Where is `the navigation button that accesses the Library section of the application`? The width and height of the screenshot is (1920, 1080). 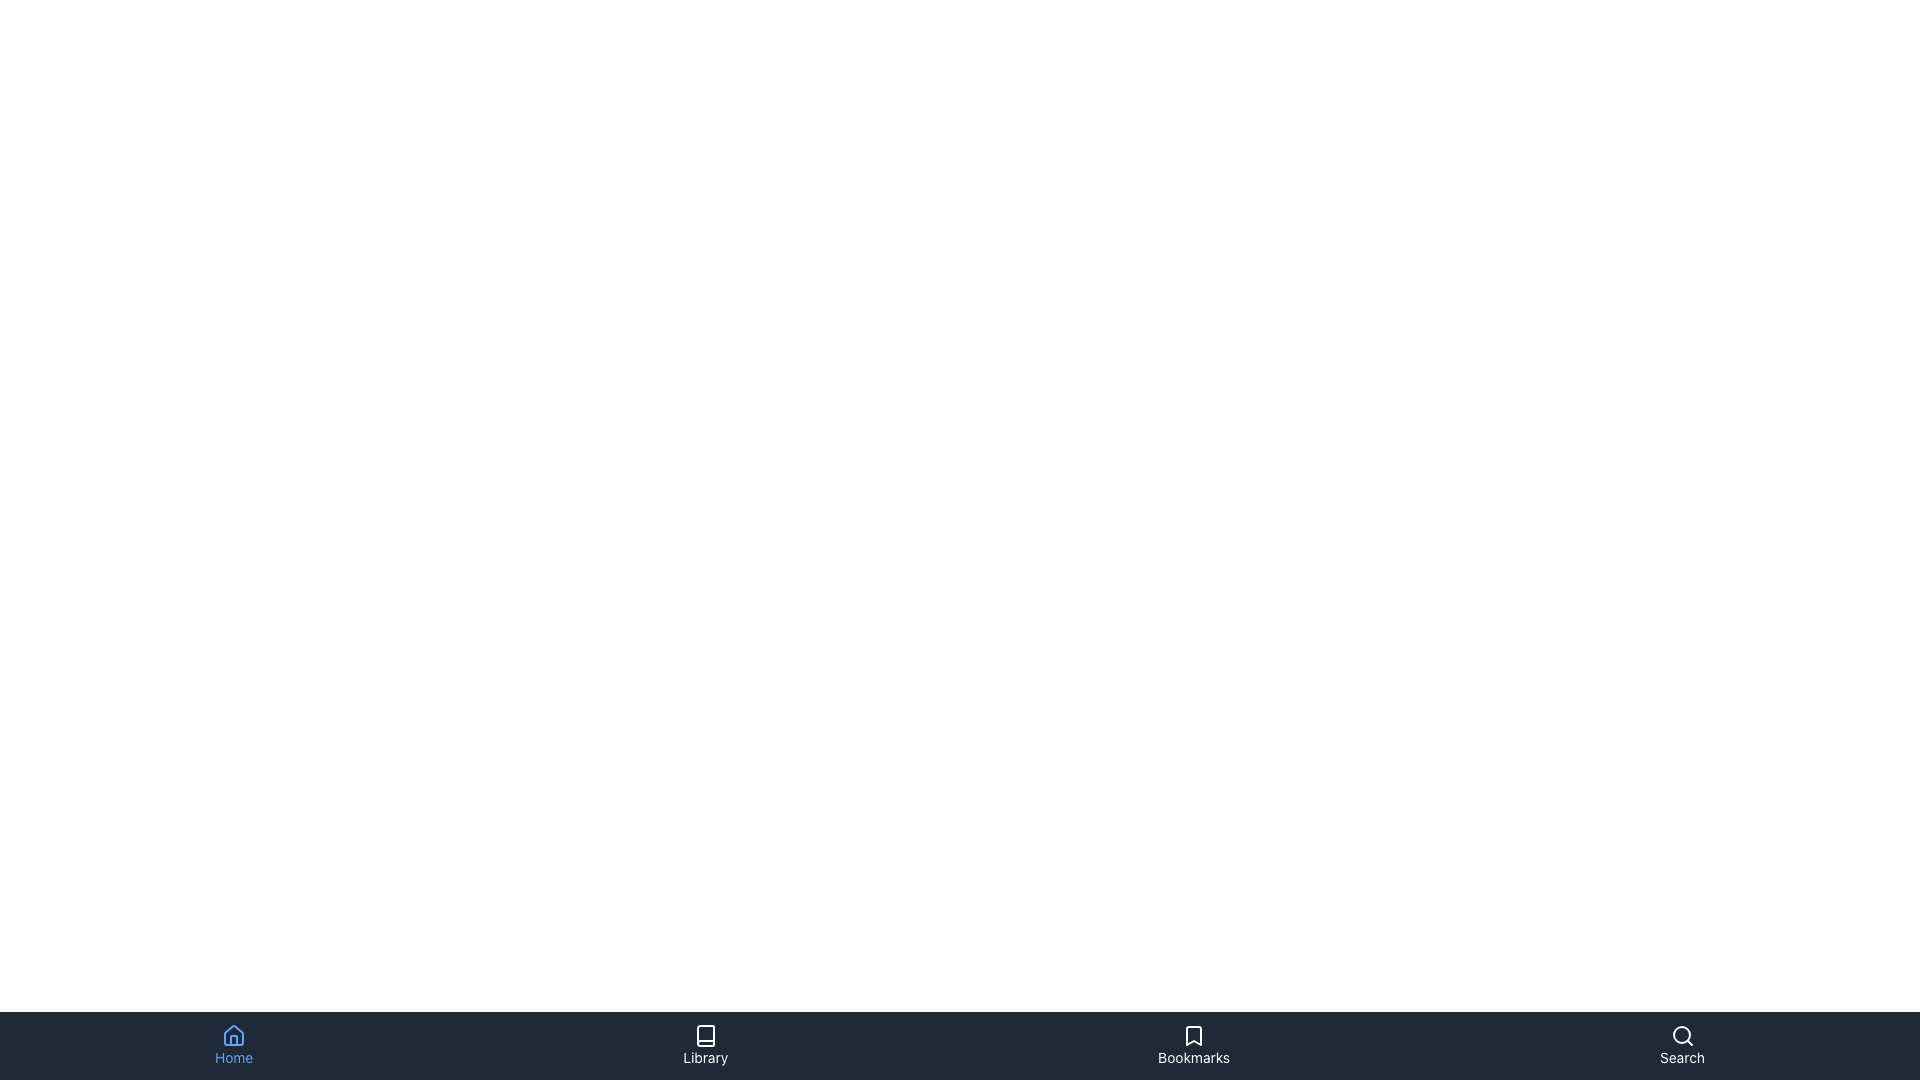
the navigation button that accesses the Library section of the application is located at coordinates (705, 1035).